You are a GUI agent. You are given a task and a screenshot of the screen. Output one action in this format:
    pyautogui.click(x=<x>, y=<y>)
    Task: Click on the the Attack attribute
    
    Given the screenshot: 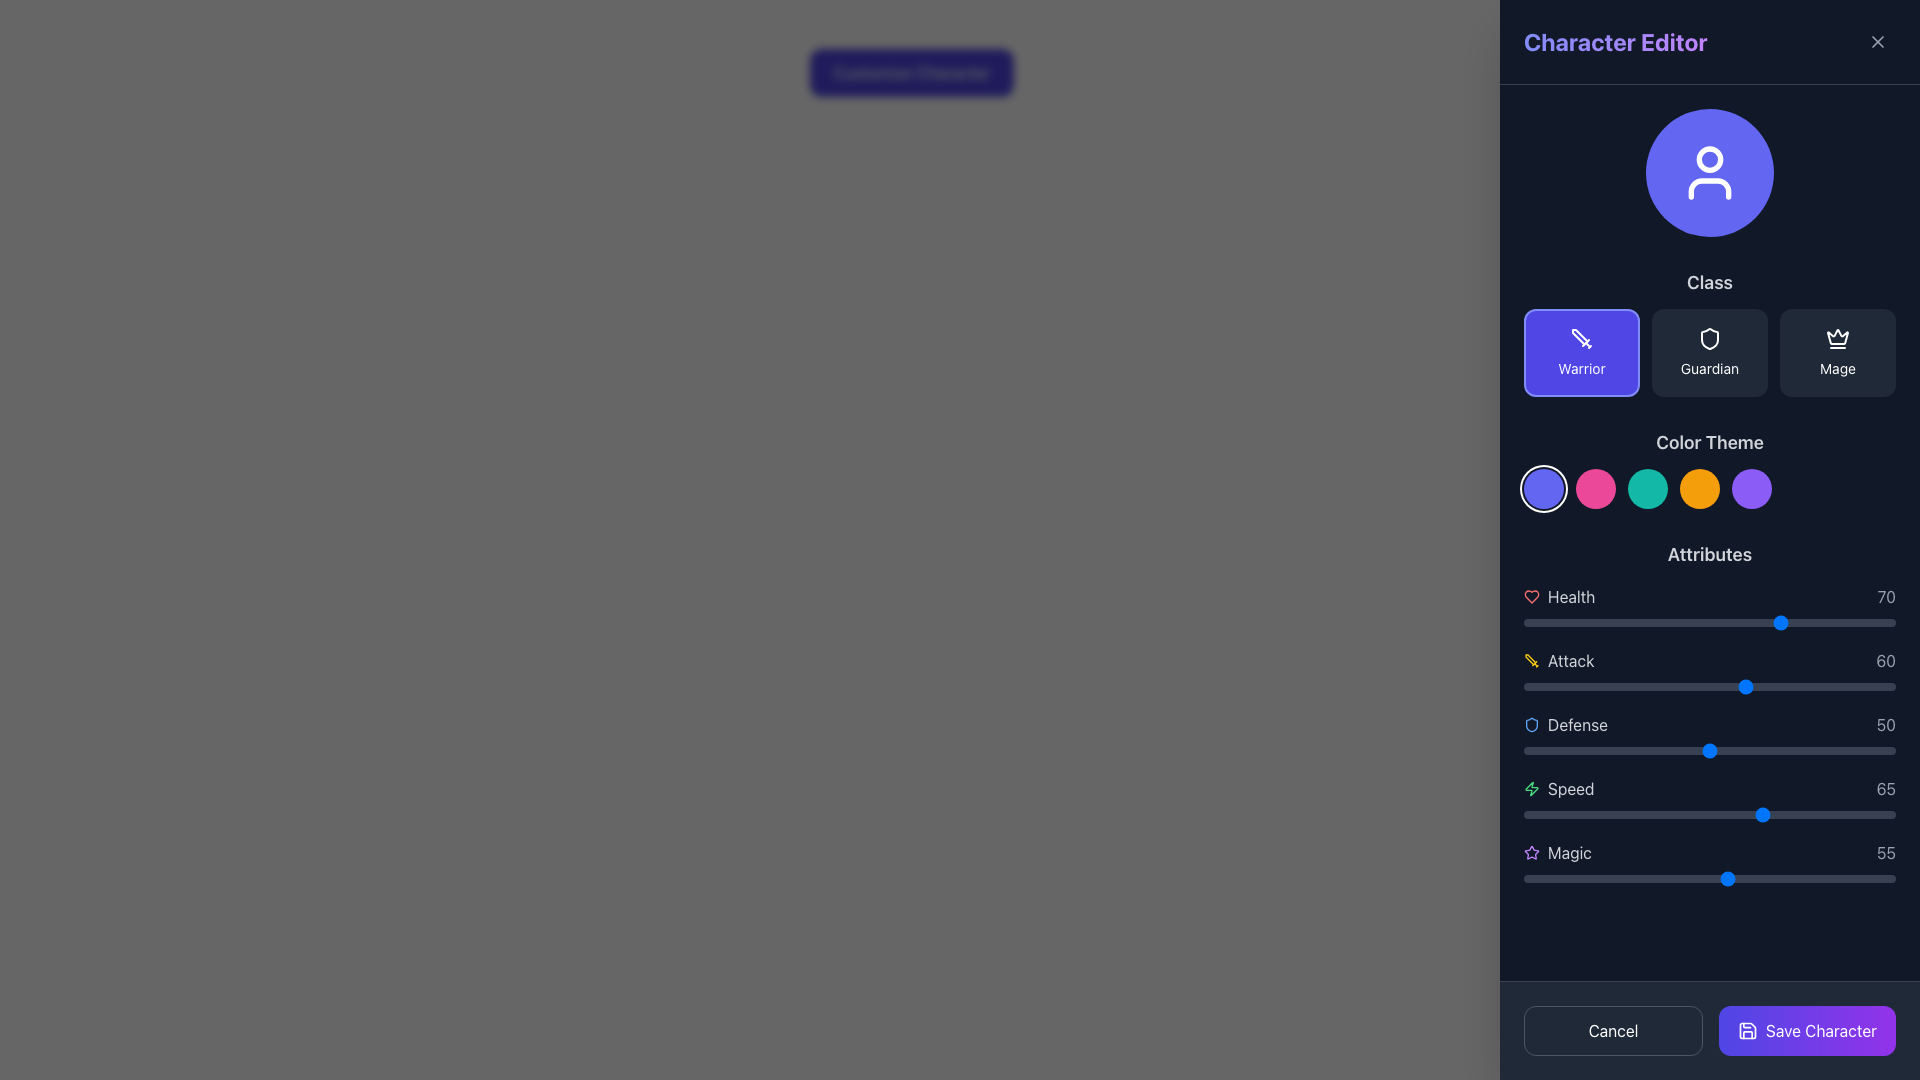 What is the action you would take?
    pyautogui.click(x=1821, y=685)
    